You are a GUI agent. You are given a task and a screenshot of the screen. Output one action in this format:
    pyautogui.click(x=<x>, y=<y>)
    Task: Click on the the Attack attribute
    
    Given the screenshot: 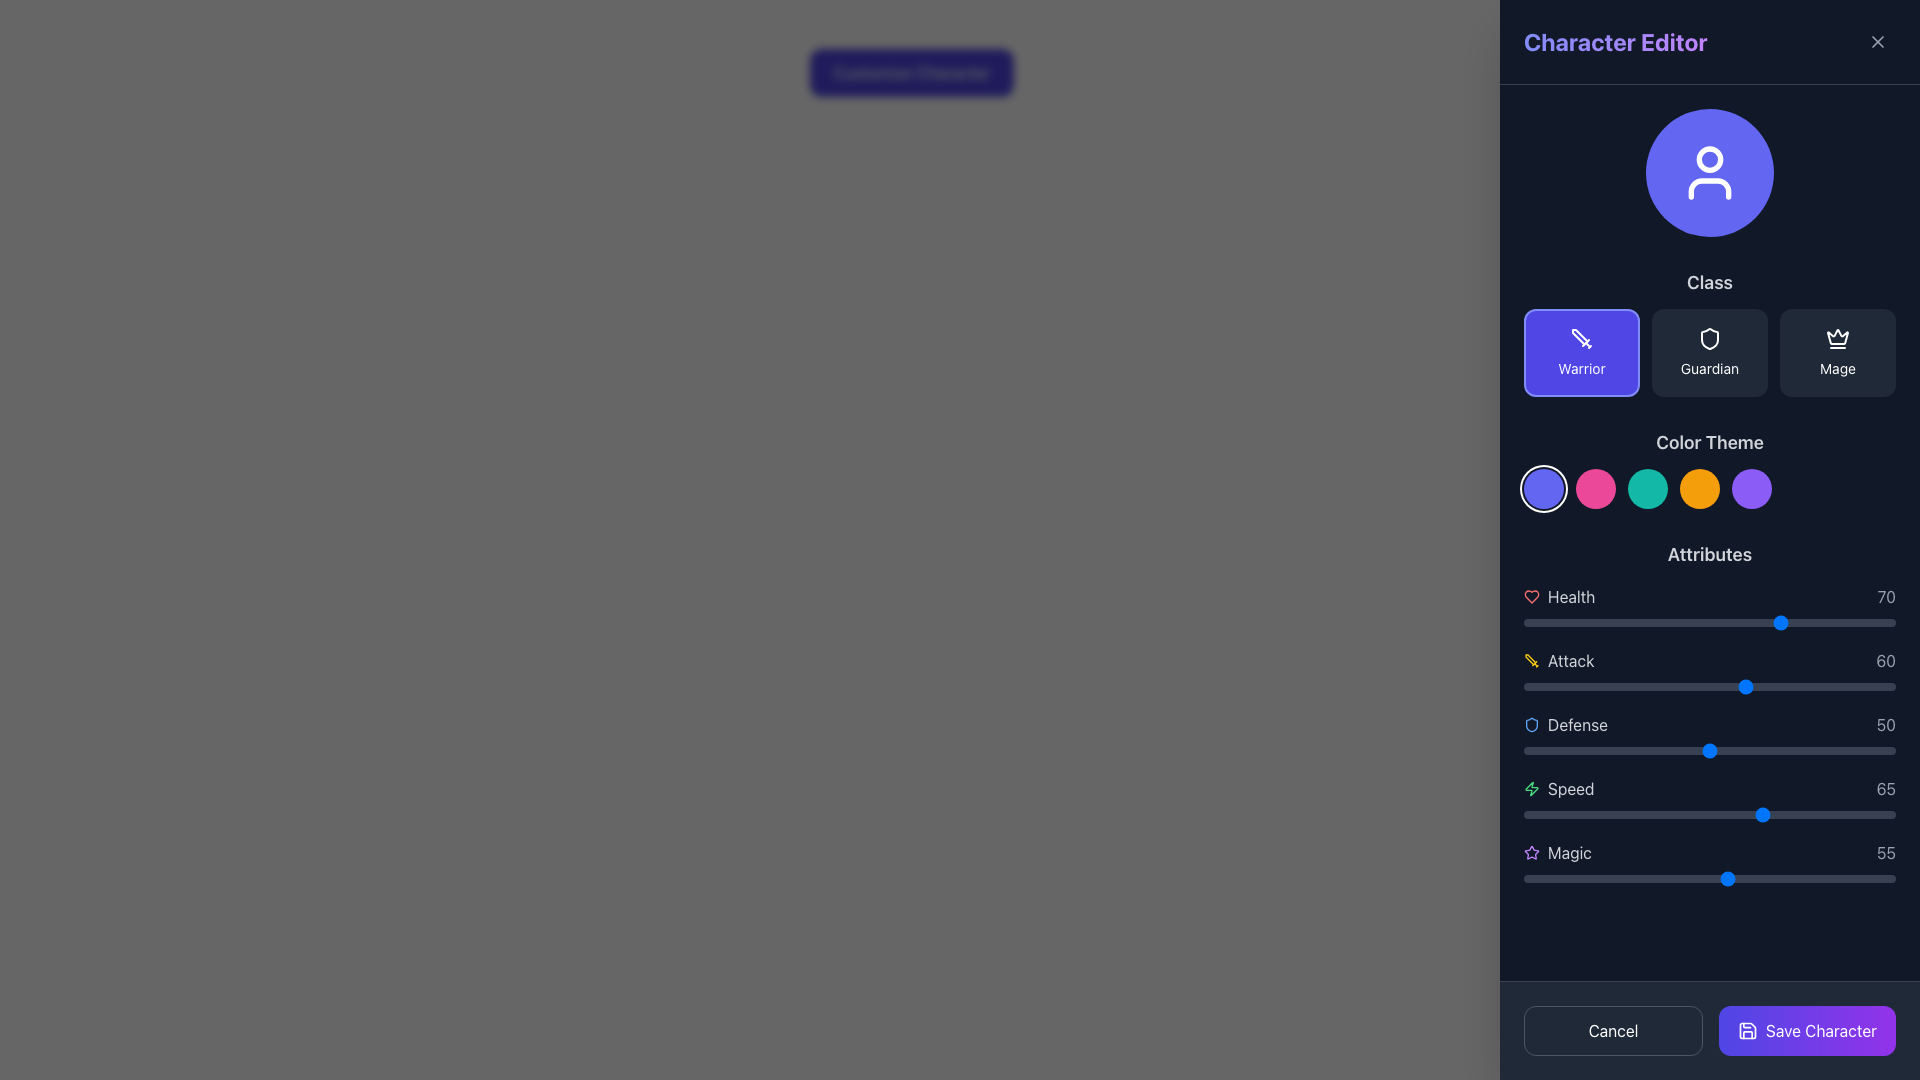 What is the action you would take?
    pyautogui.click(x=1821, y=685)
    